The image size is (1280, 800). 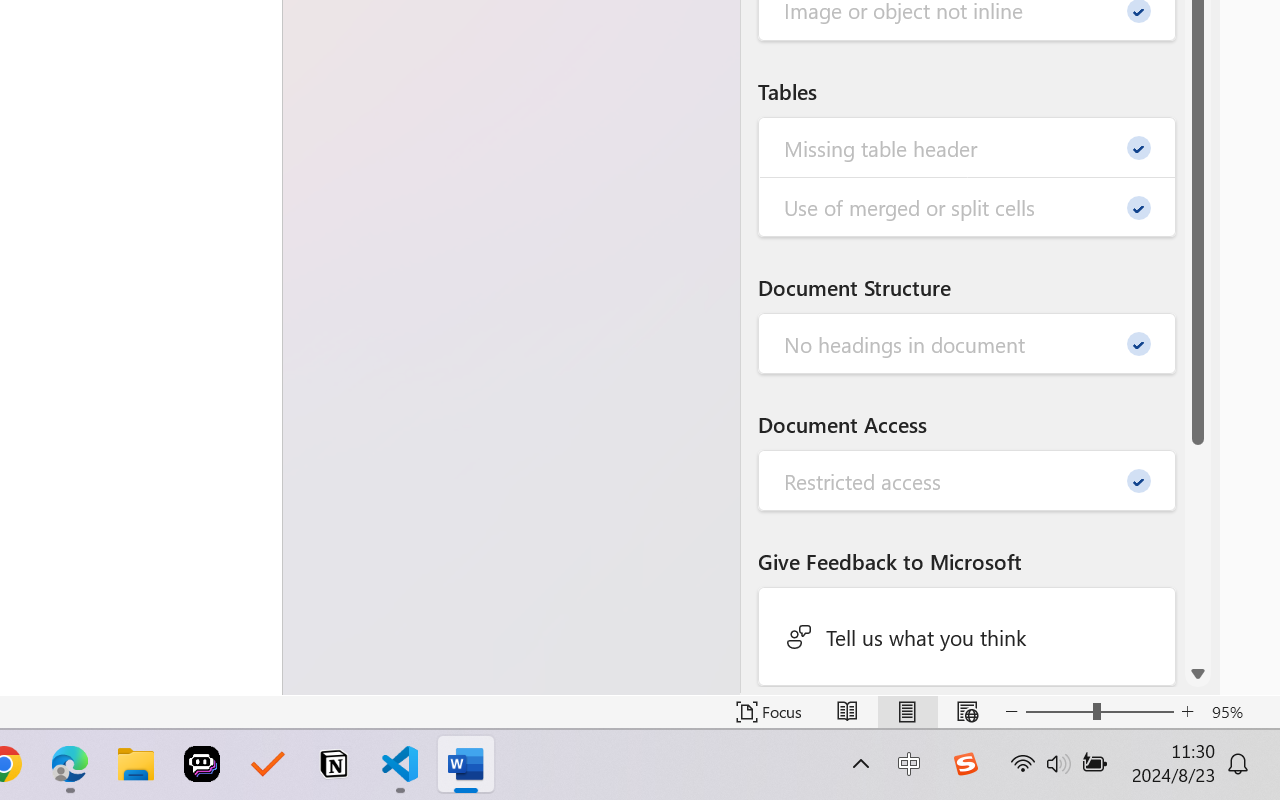 What do you see at coordinates (967, 481) in the screenshot?
I see `'Restricted access - 0'` at bounding box center [967, 481].